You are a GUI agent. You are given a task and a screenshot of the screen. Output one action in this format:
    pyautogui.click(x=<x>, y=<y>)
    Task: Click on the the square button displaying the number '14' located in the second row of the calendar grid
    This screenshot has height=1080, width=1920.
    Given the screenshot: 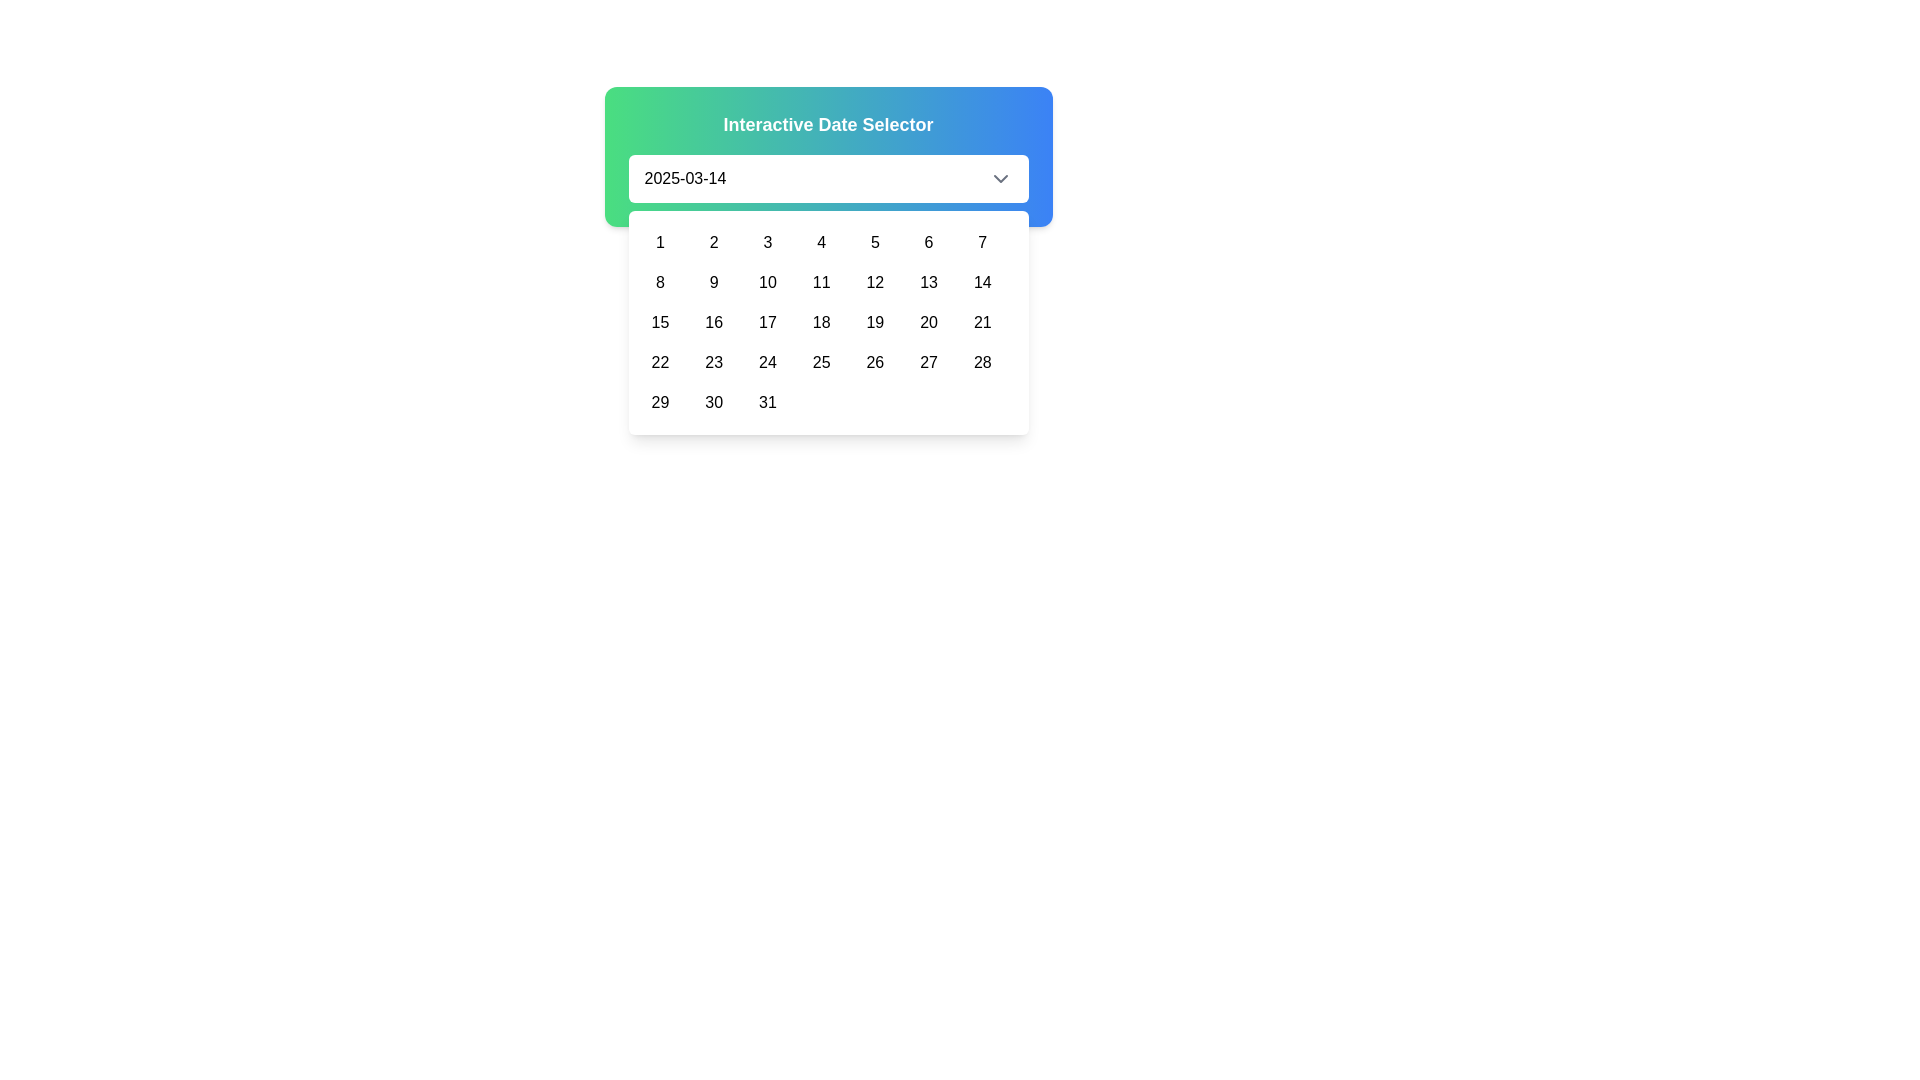 What is the action you would take?
    pyautogui.click(x=982, y=282)
    